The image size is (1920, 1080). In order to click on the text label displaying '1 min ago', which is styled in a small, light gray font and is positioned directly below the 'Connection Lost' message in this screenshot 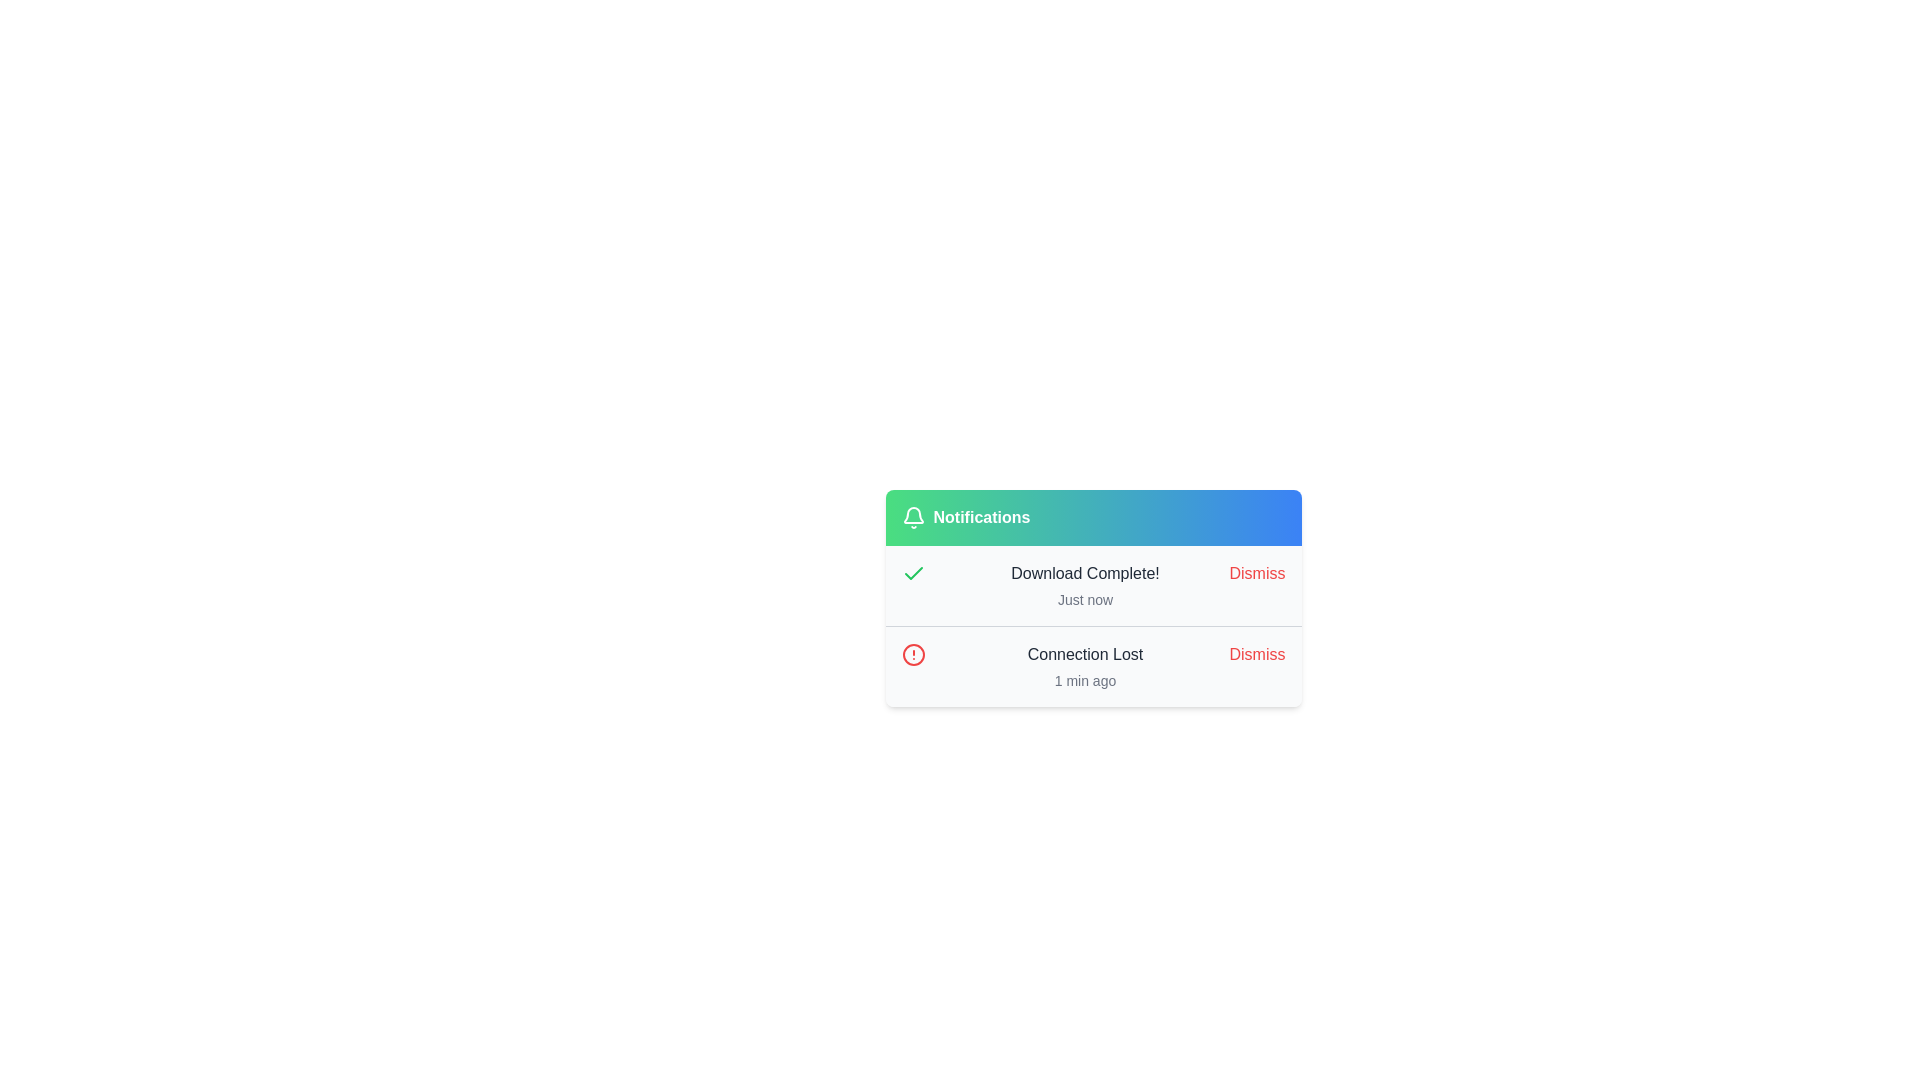, I will do `click(1084, 680)`.